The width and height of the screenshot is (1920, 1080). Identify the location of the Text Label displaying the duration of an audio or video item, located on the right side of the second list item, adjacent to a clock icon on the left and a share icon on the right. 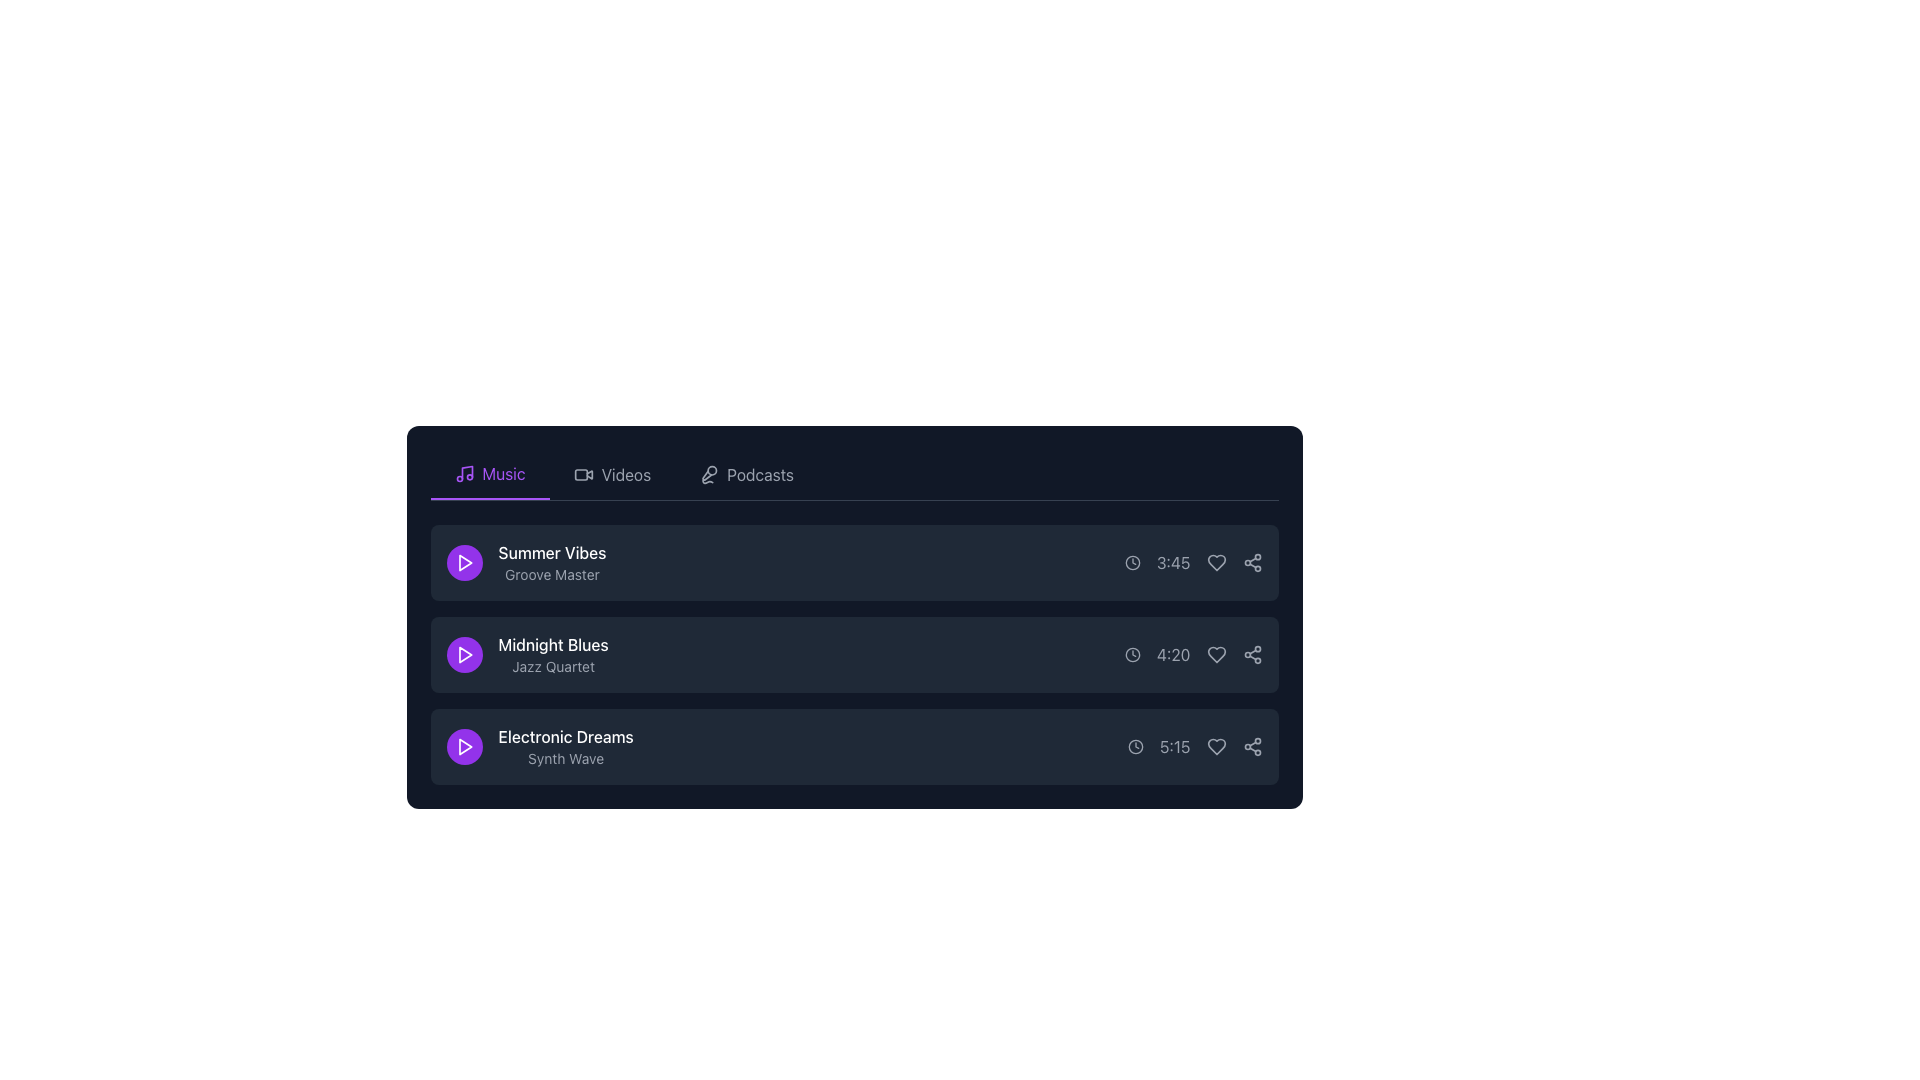
(1173, 655).